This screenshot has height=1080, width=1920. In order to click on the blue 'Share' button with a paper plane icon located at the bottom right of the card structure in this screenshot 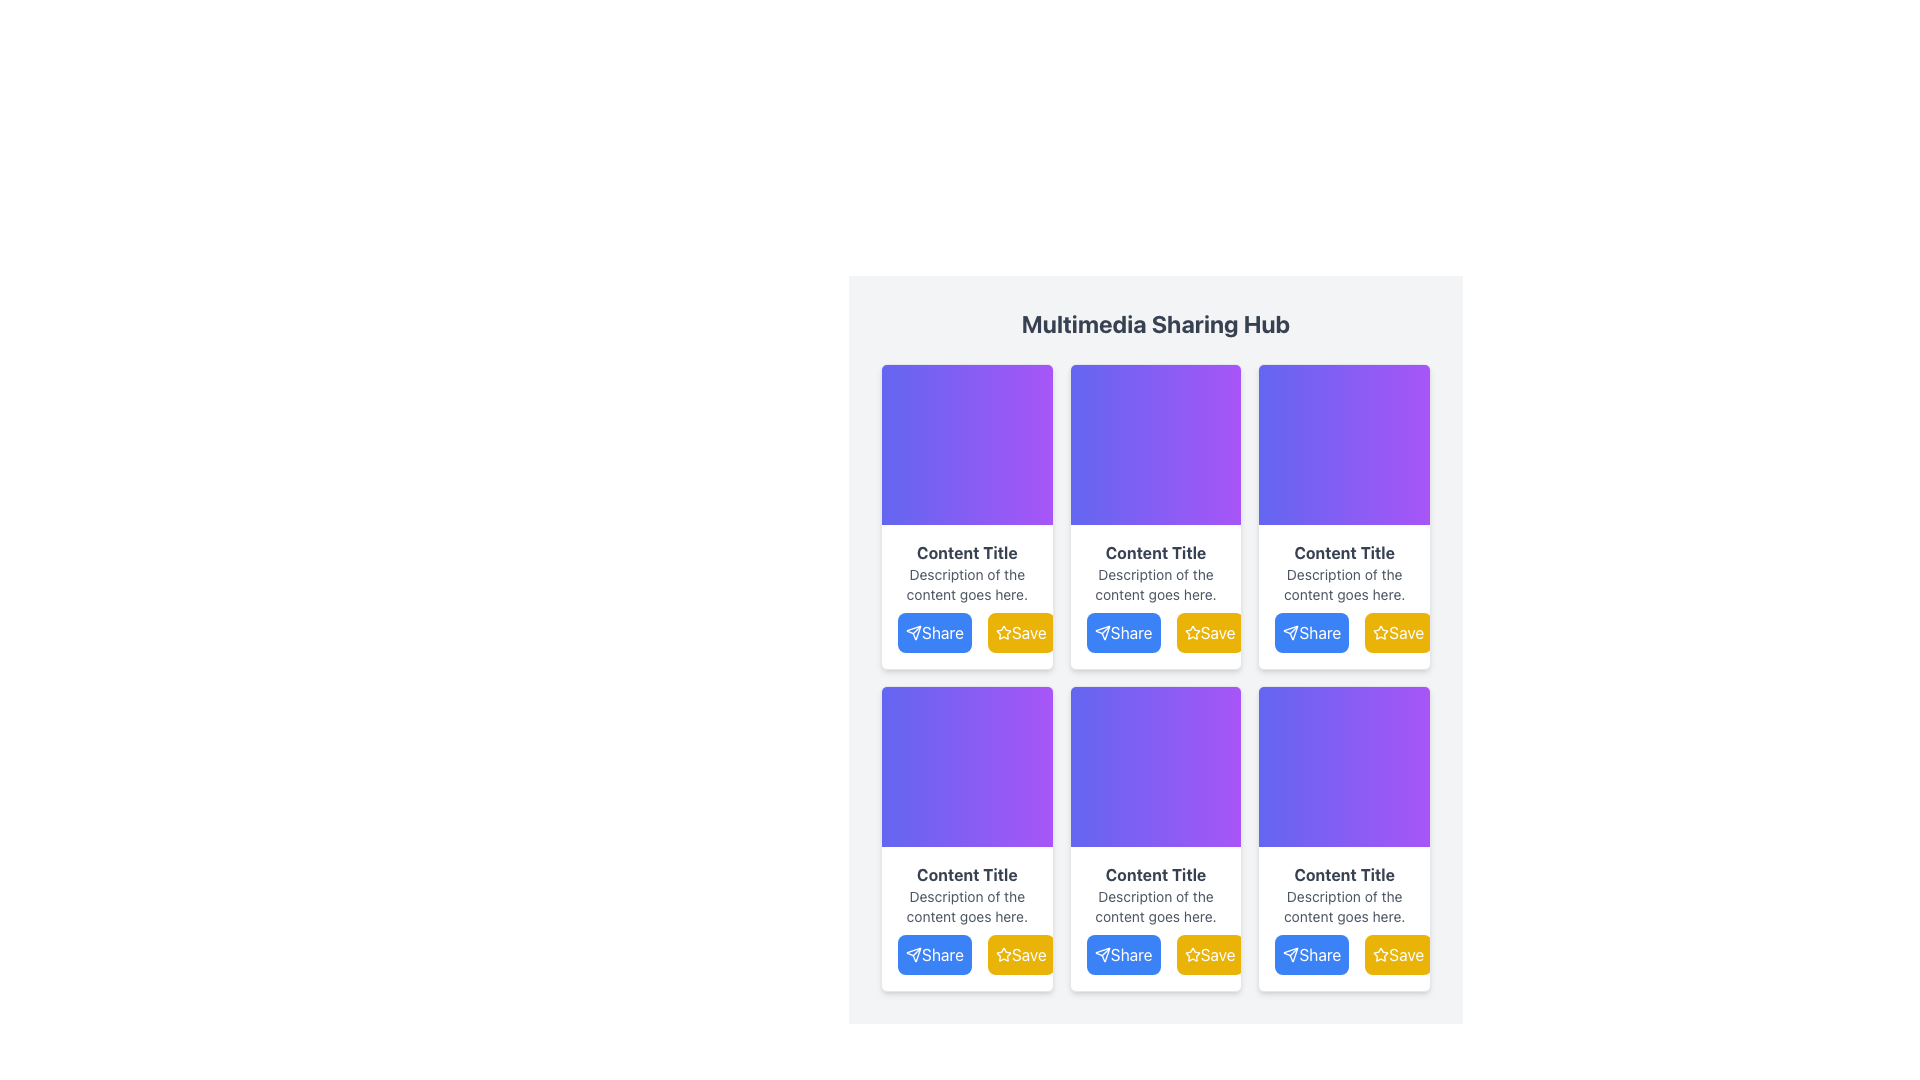, I will do `click(1344, 954)`.